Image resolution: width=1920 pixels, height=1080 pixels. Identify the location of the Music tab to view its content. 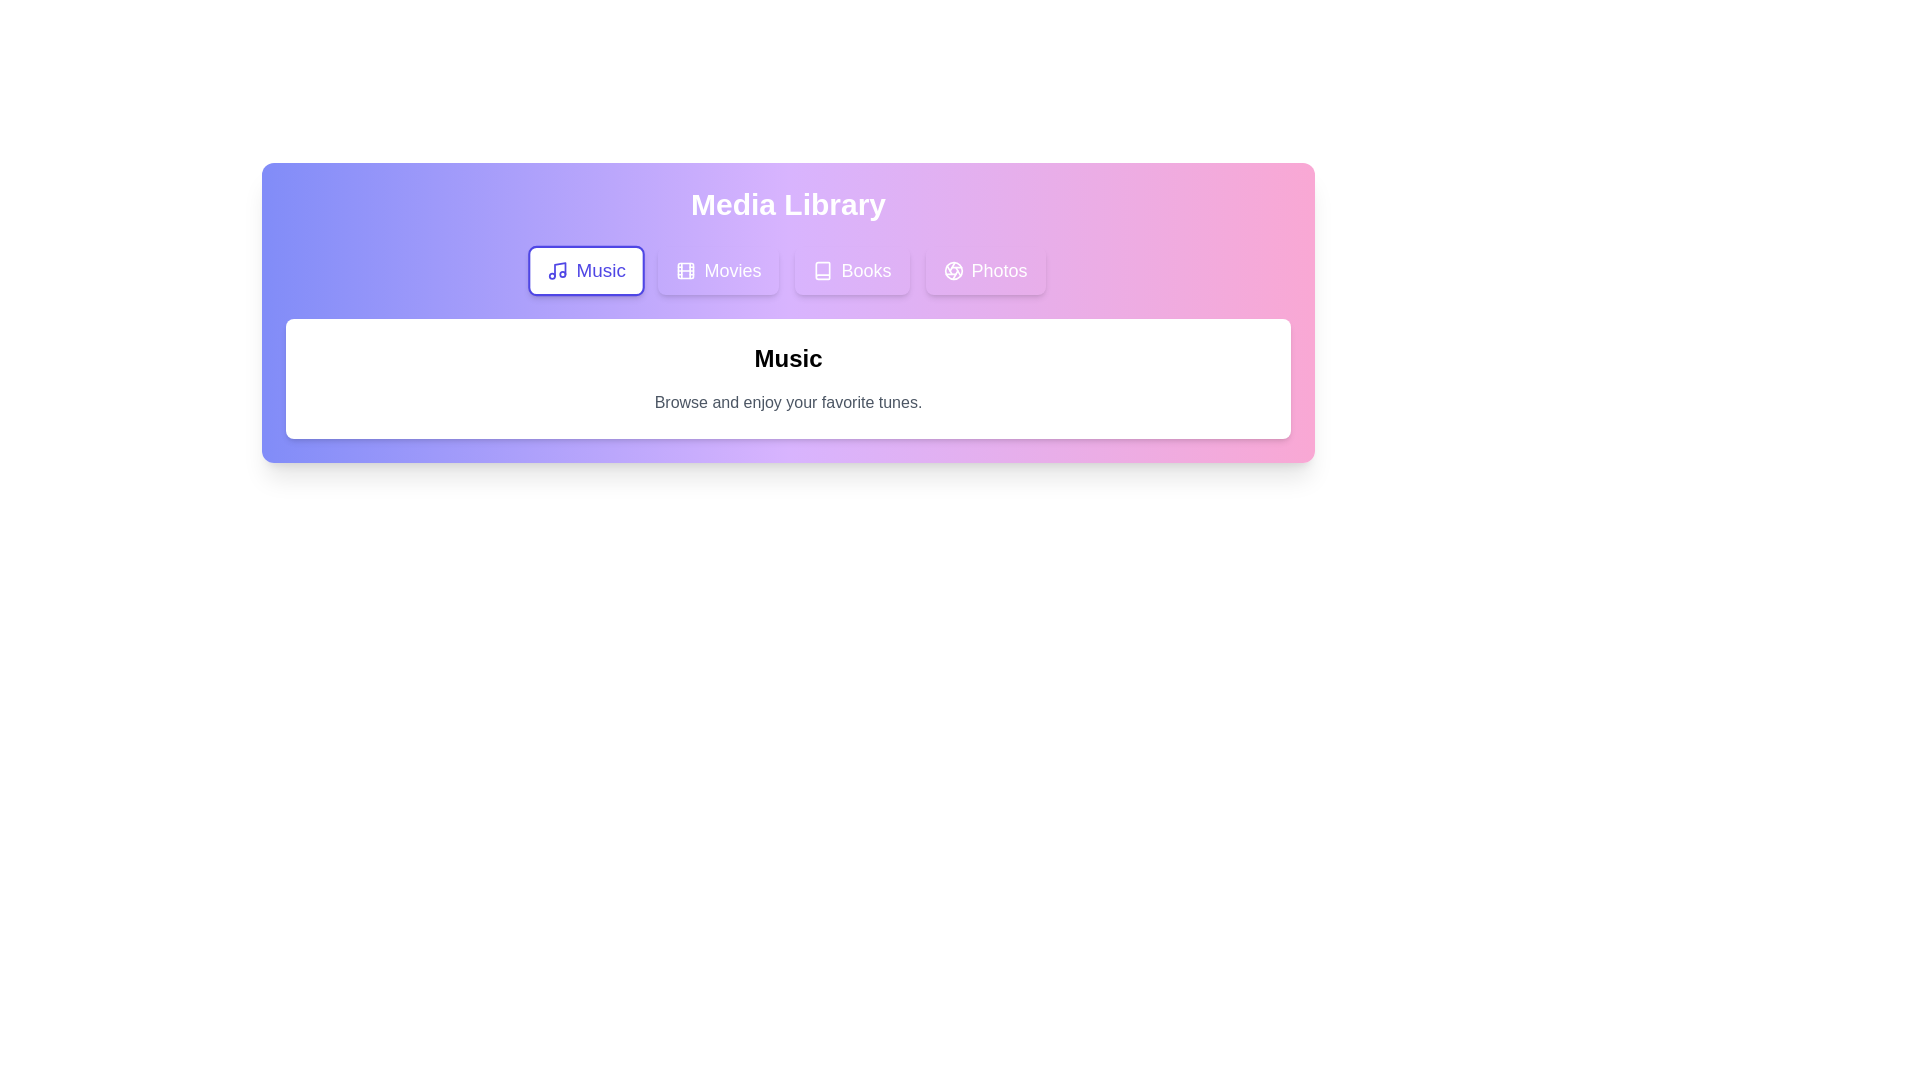
(585, 270).